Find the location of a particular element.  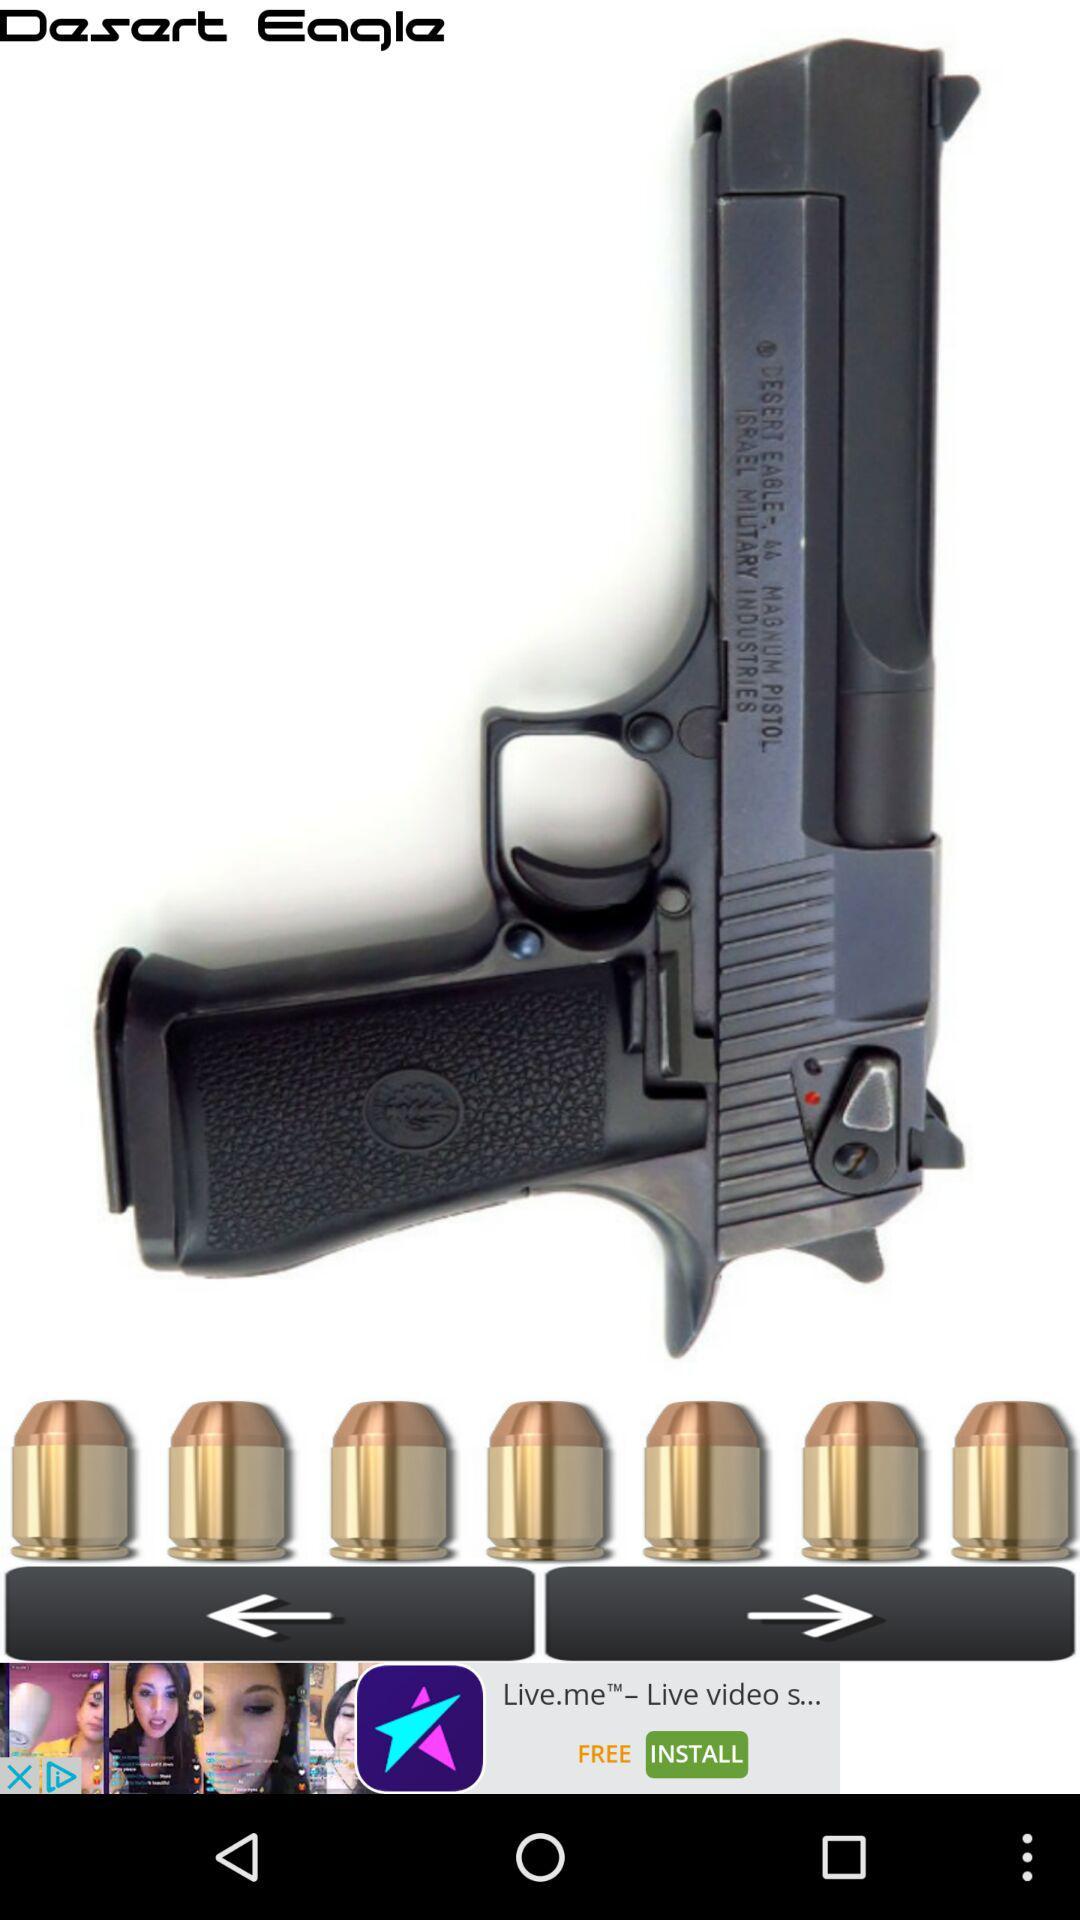

go back is located at coordinates (270, 1613).